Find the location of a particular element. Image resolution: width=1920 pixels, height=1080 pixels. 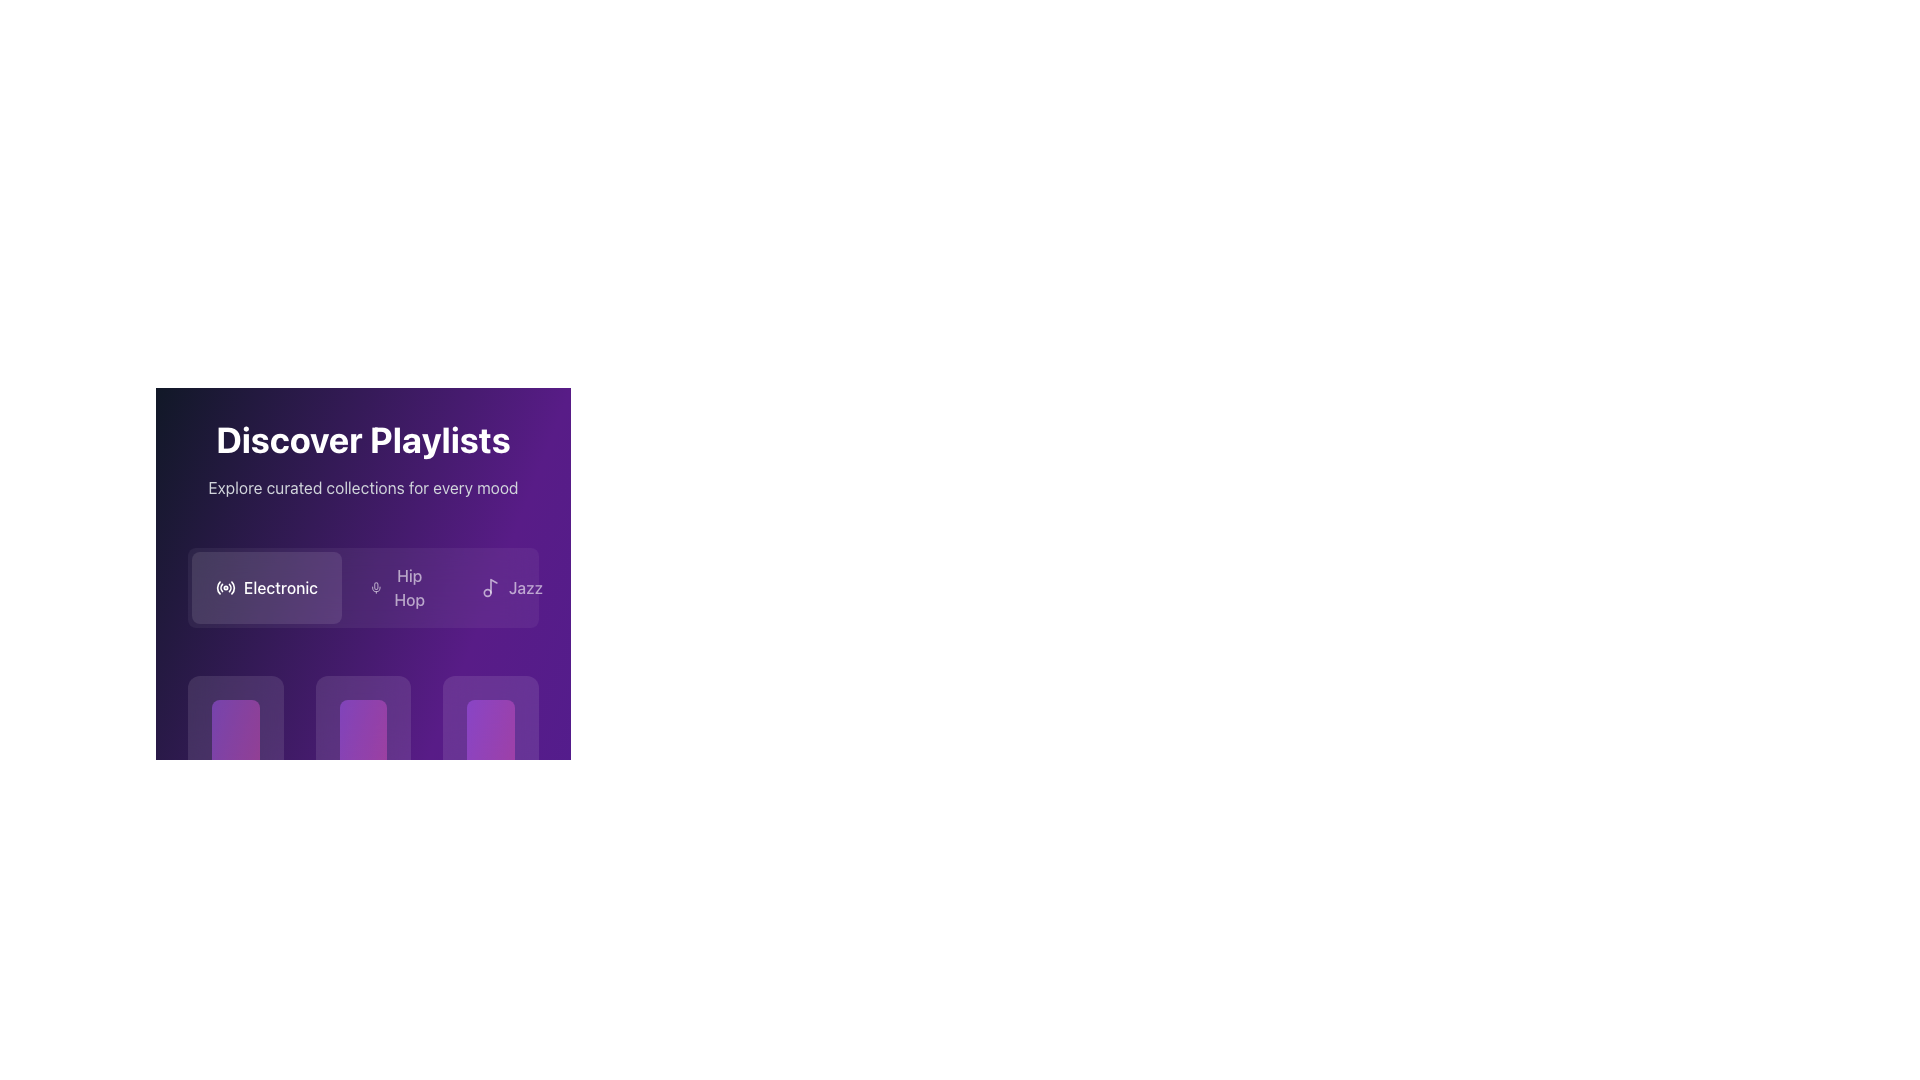

the outermost arc of the radio icon representing the 'Electronic' music category in the playlist interface, located at the bottom-center section of the interface is located at coordinates (233, 586).